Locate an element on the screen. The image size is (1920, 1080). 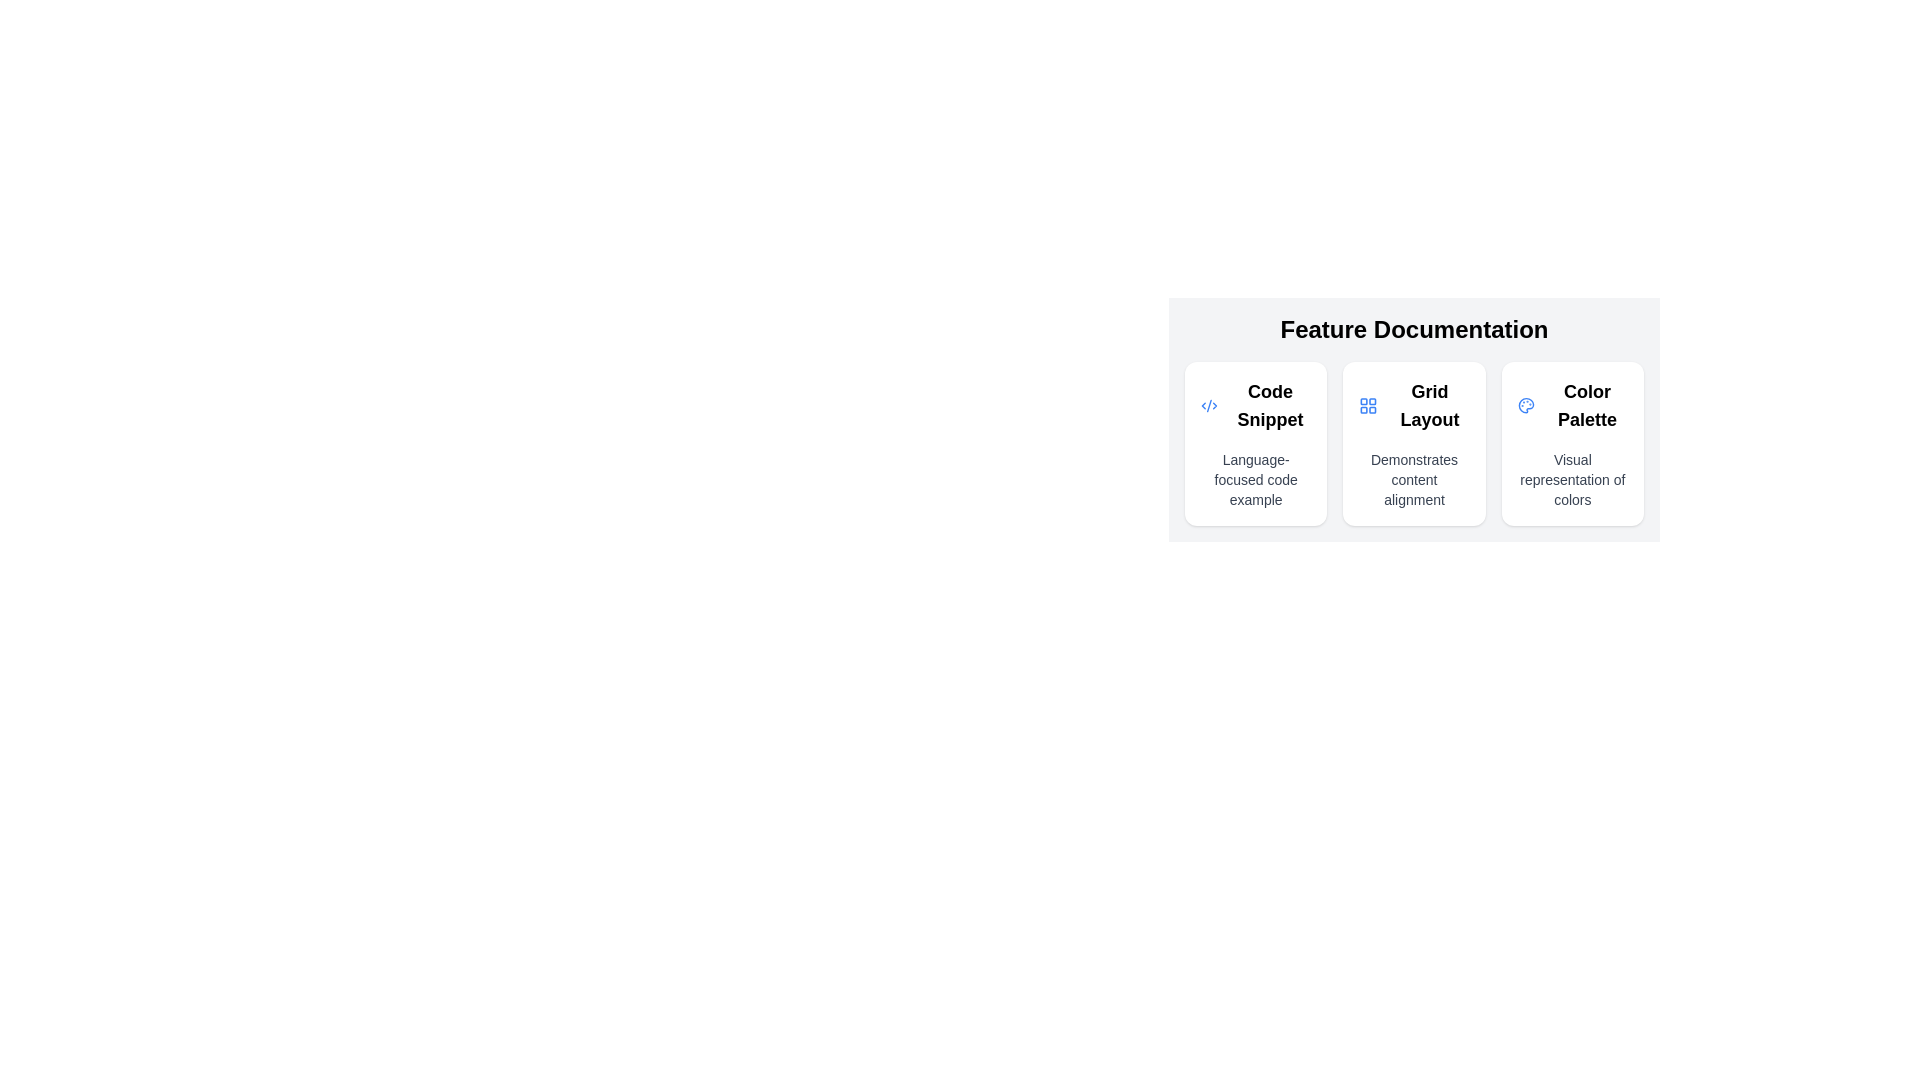
the descriptive title Text element located under the 'Feature Documentation' header, positioned between 'Code Snippet' and 'Color Palette' is located at coordinates (1413, 405).